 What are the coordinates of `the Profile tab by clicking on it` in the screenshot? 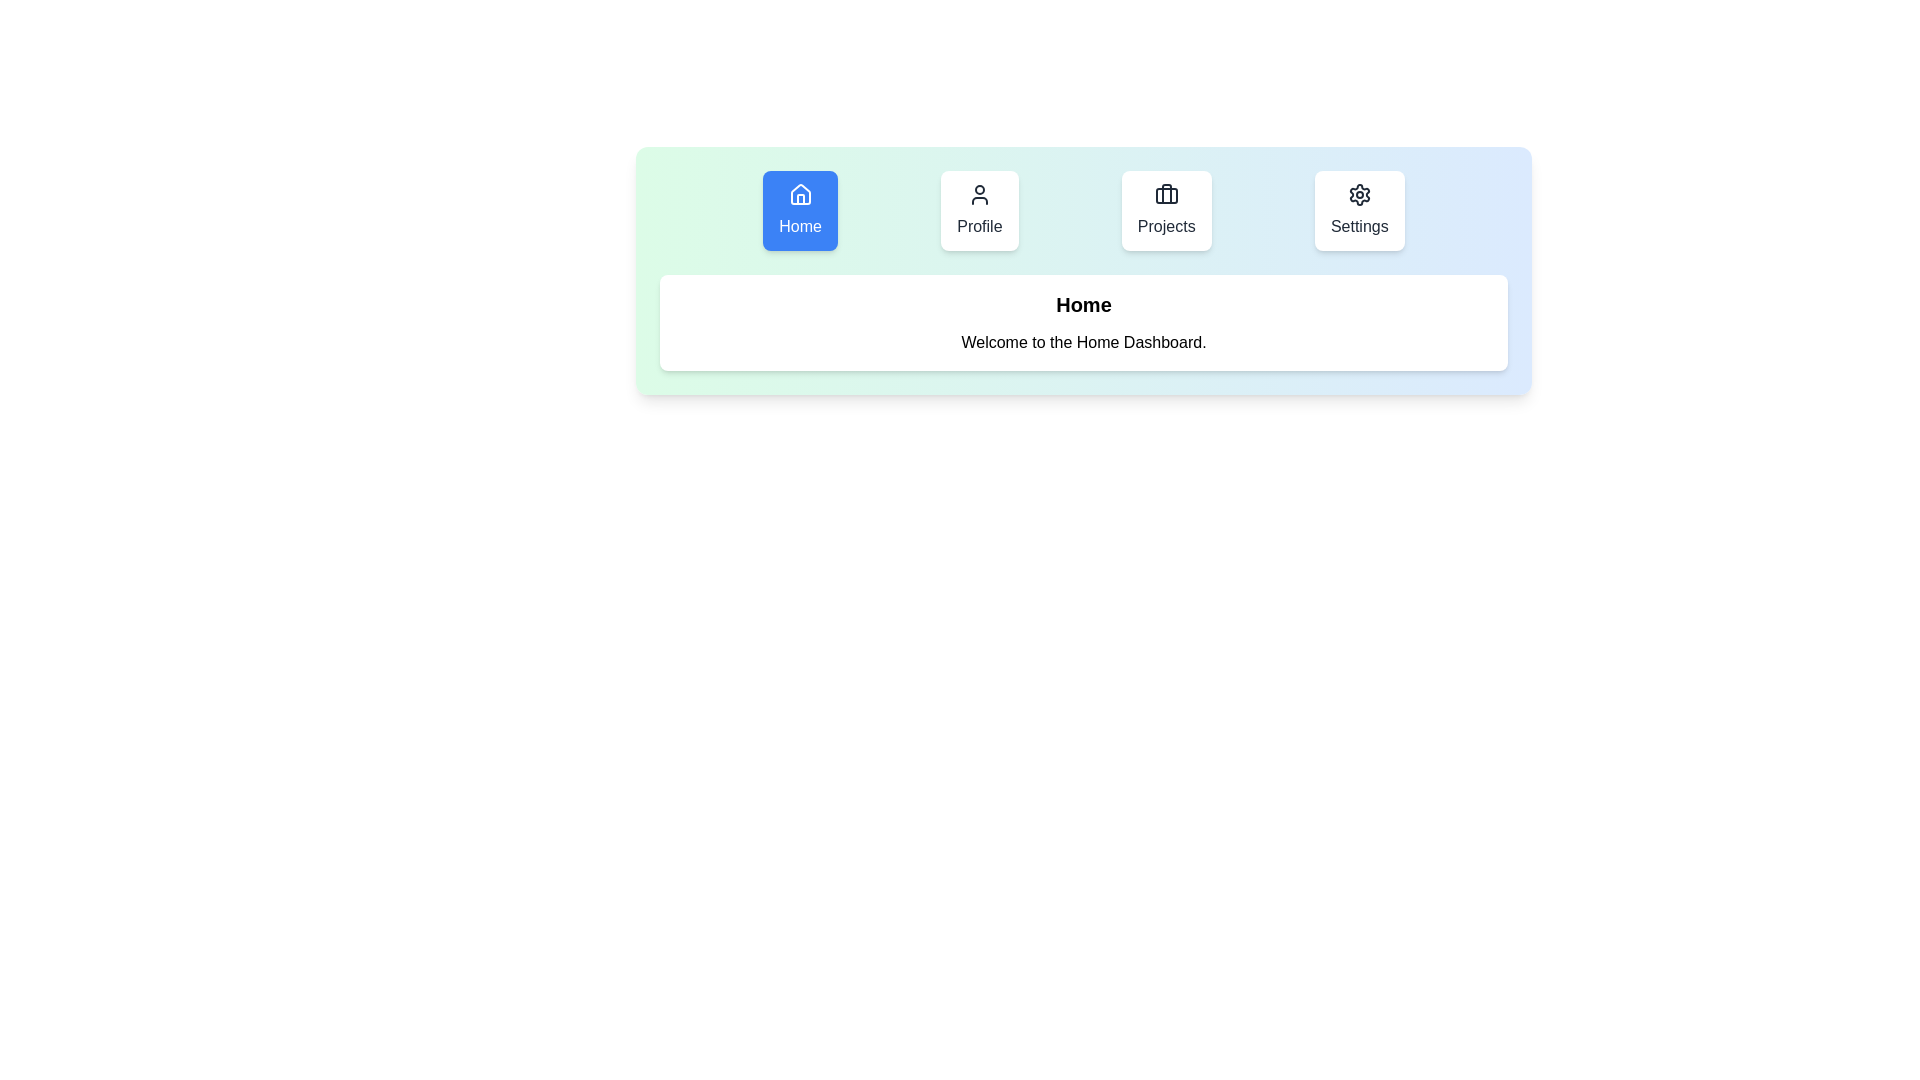 It's located at (979, 211).